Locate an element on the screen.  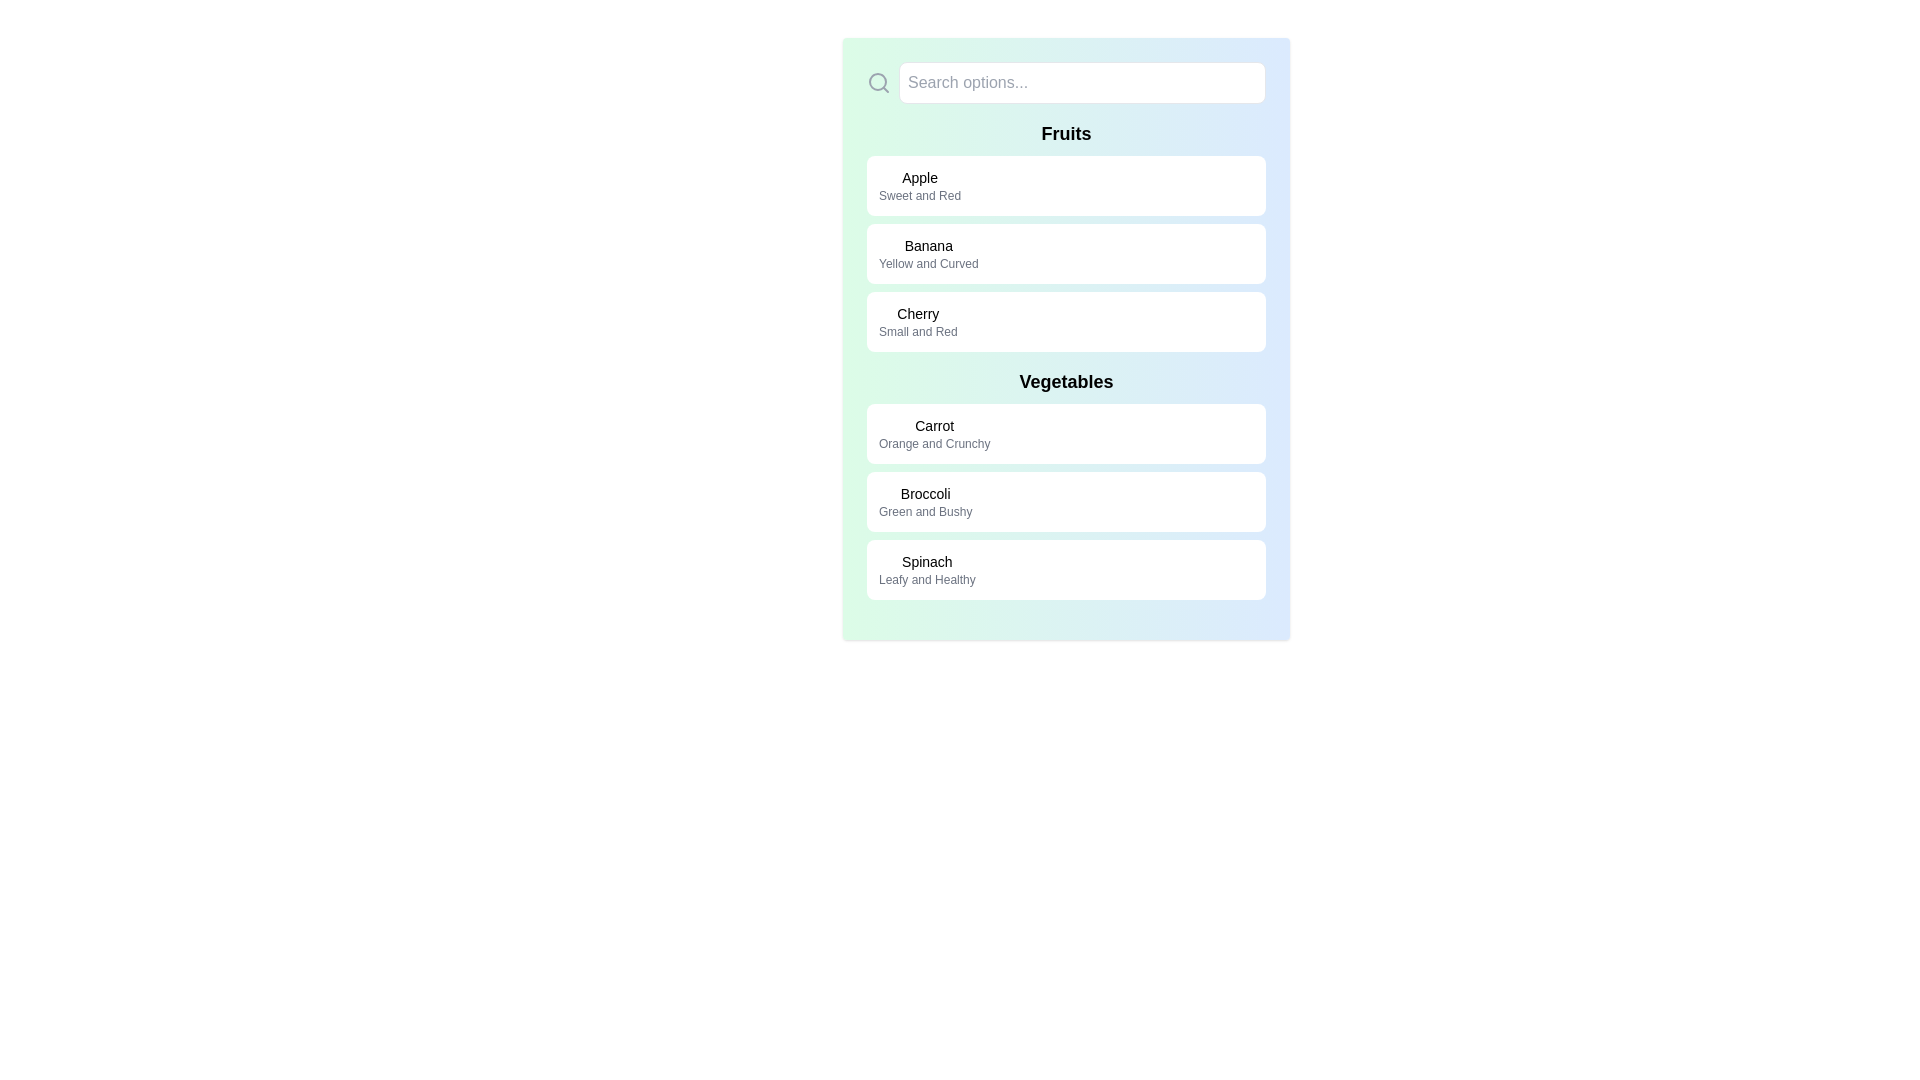
the Static text header that indicates the category of the items displayed below it, serving as a label for the section's content is located at coordinates (1065, 134).